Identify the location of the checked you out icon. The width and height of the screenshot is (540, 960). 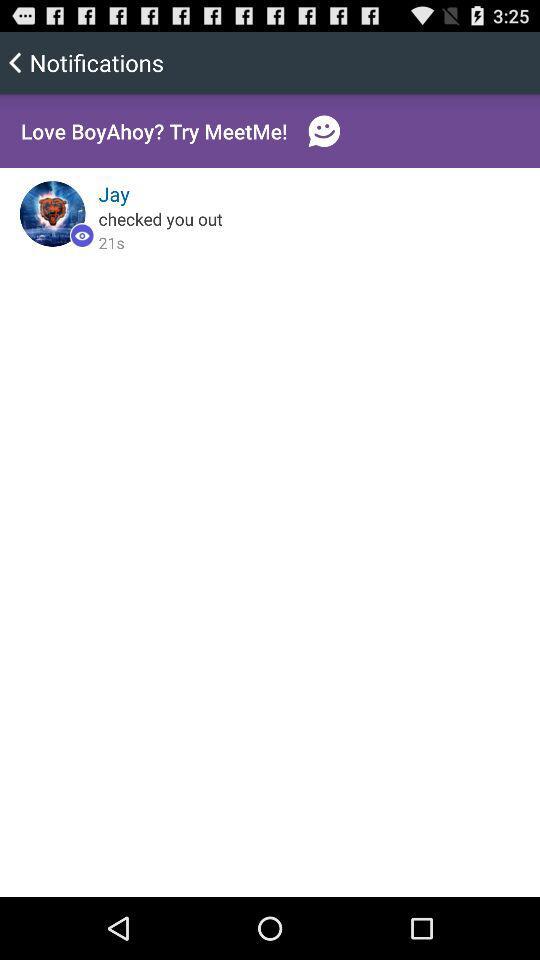
(159, 218).